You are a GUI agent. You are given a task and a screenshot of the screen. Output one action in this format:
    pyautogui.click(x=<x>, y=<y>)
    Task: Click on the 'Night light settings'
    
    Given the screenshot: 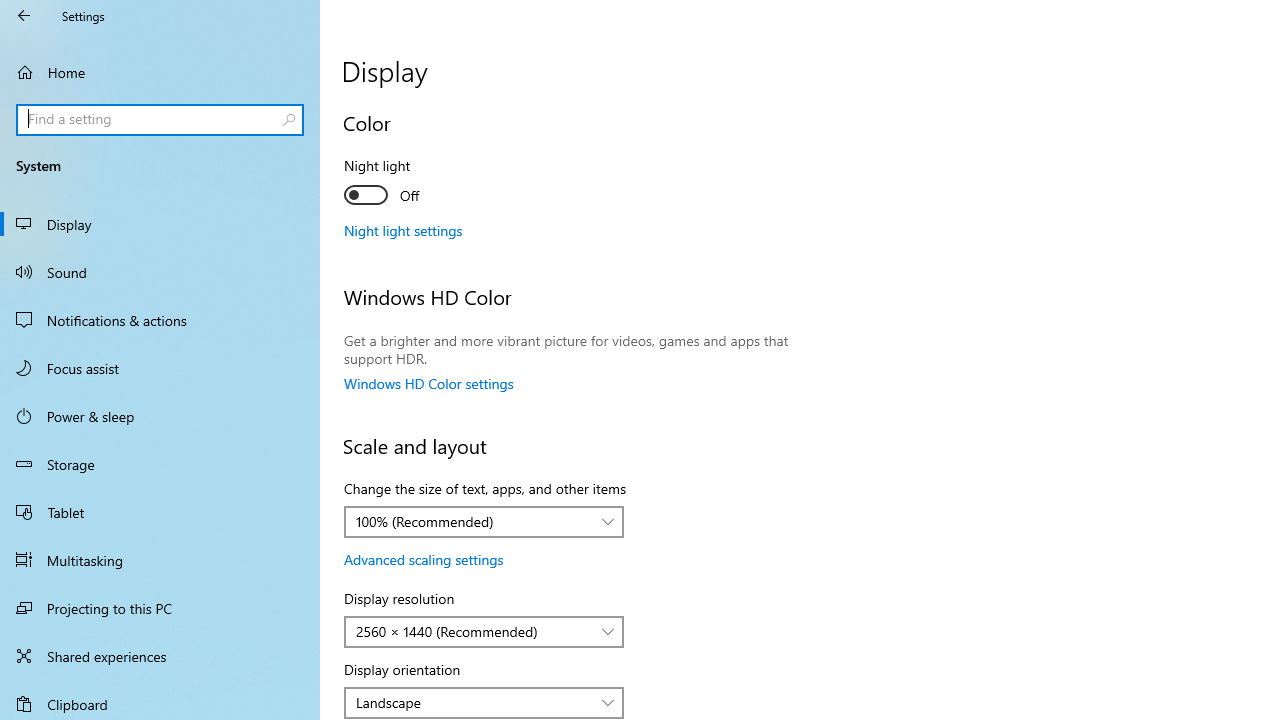 What is the action you would take?
    pyautogui.click(x=402, y=229)
    